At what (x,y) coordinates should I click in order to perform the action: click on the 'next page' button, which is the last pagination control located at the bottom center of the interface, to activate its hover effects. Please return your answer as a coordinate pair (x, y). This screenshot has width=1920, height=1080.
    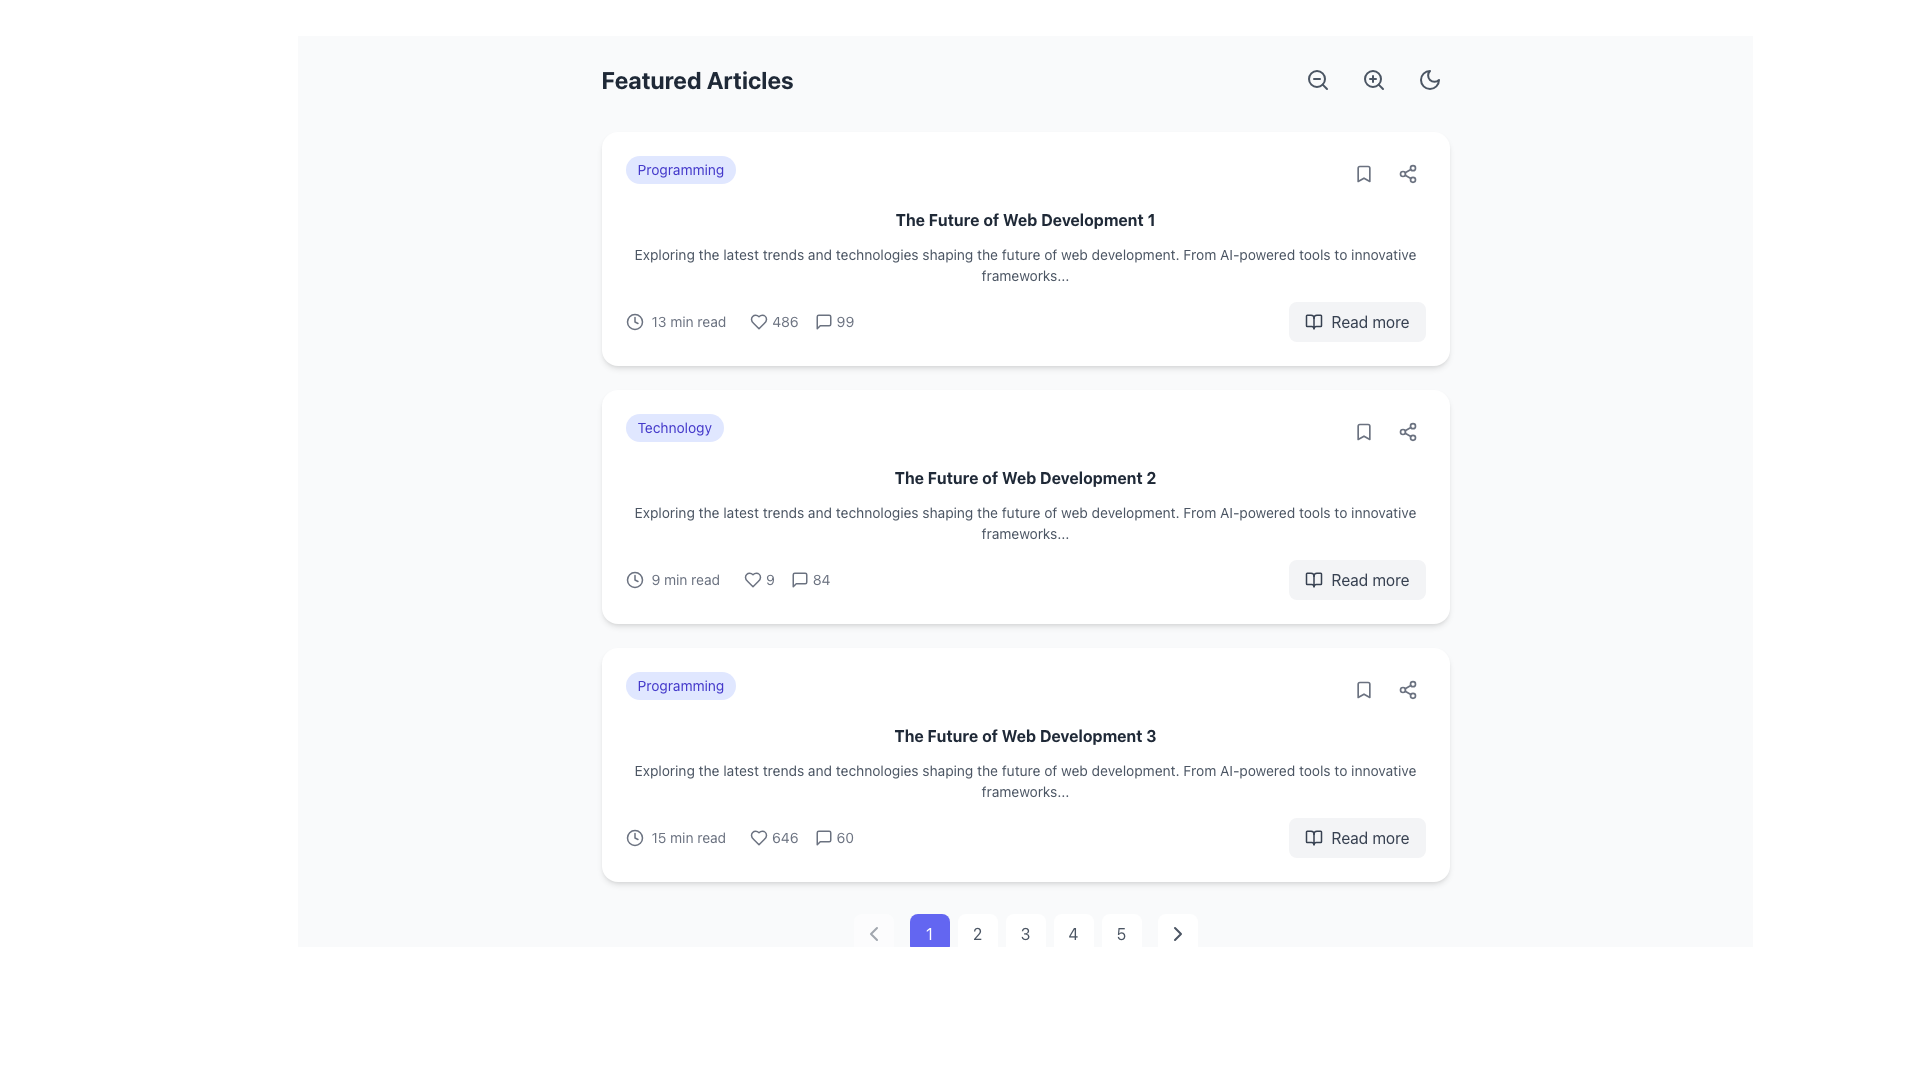
    Looking at the image, I should click on (1177, 933).